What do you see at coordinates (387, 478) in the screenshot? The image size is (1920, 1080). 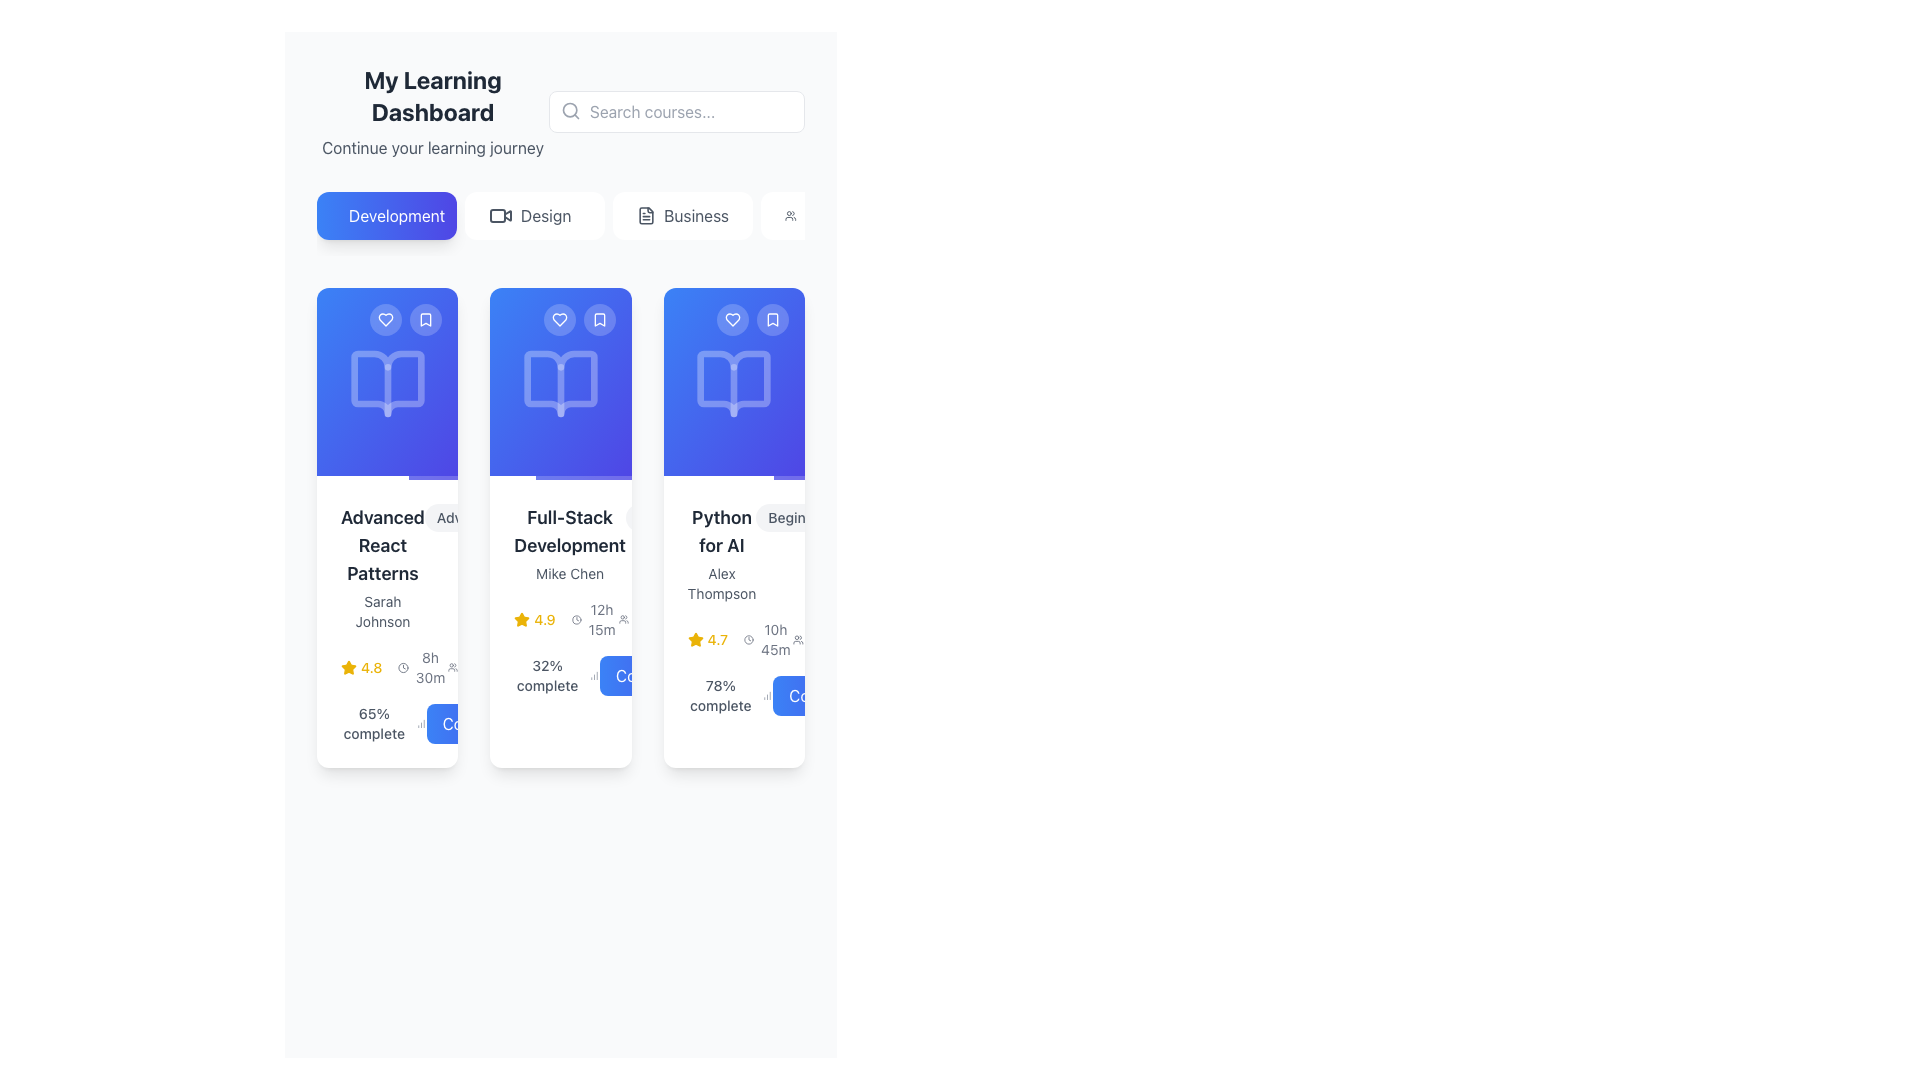 I see `the progress bar at the bottom of the first course card` at bounding box center [387, 478].